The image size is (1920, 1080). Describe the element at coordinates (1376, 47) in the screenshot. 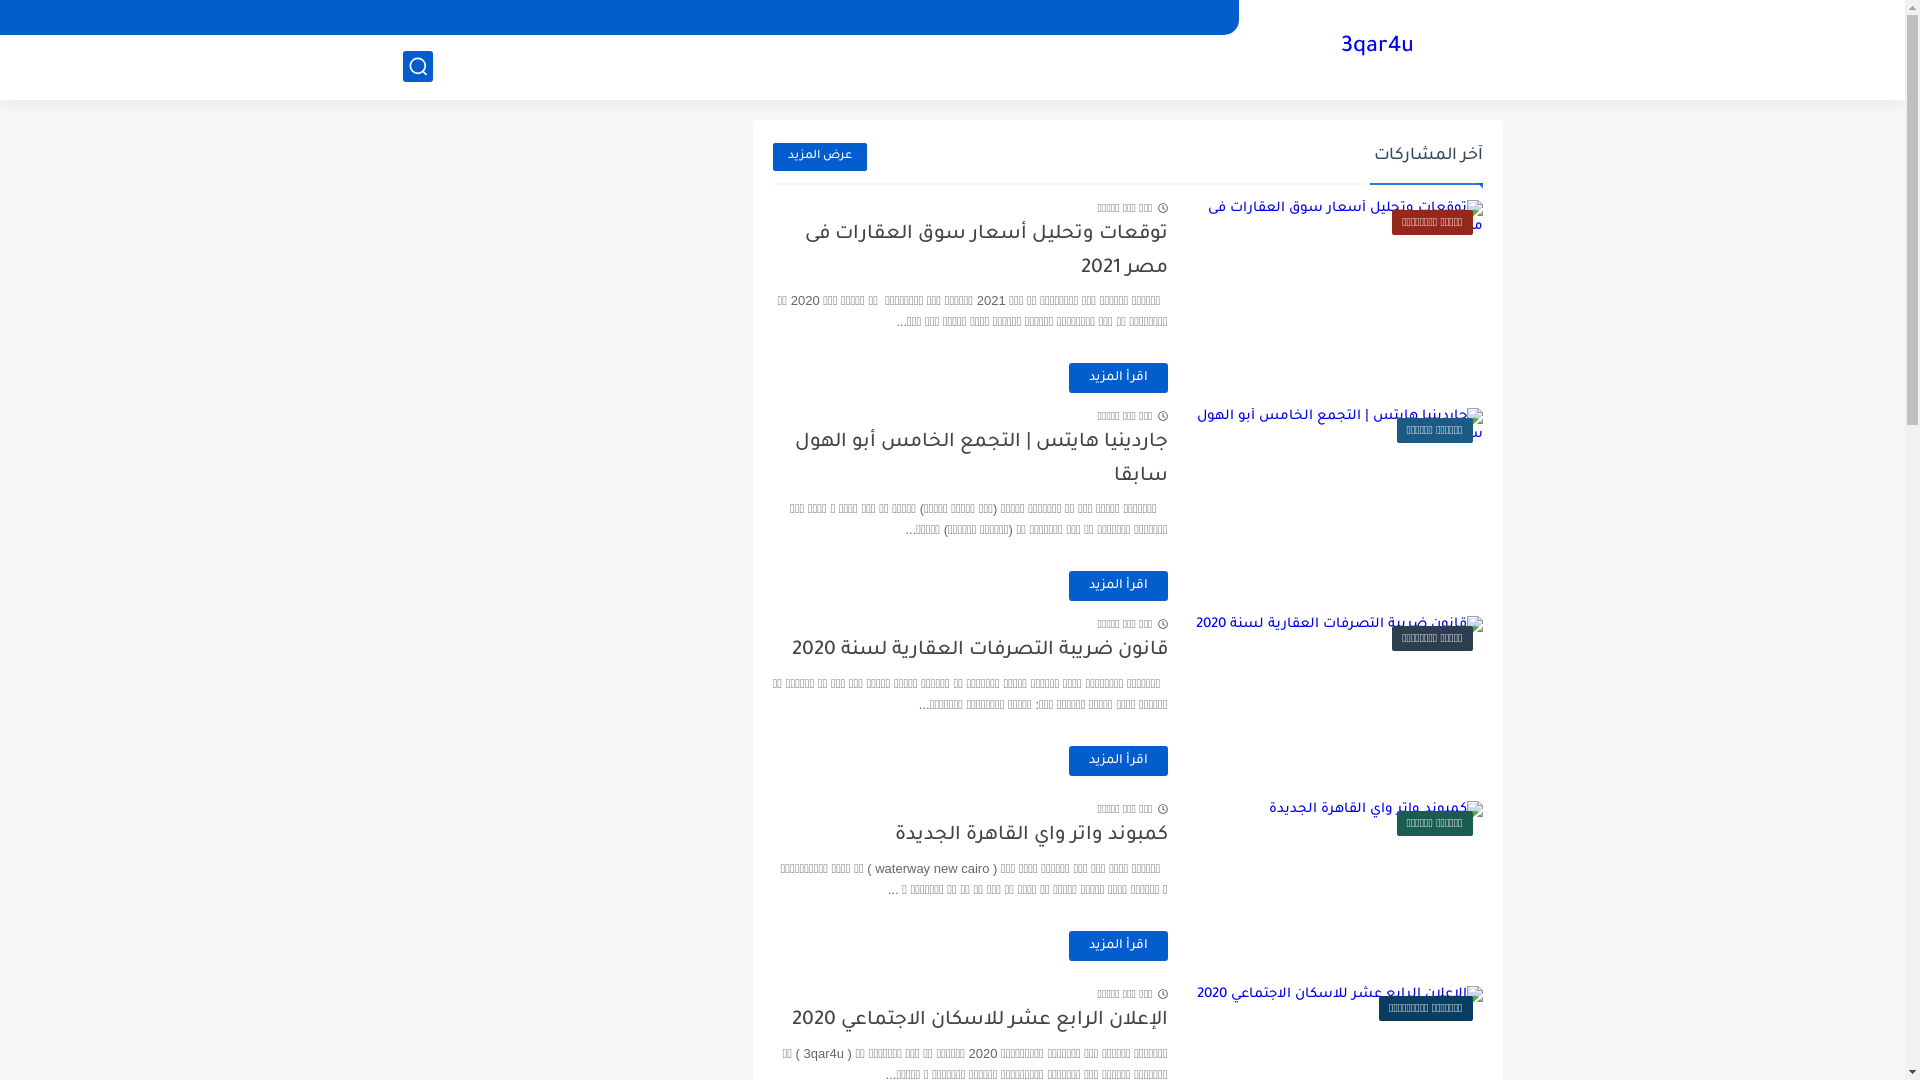

I see `'3qar4u'` at that location.